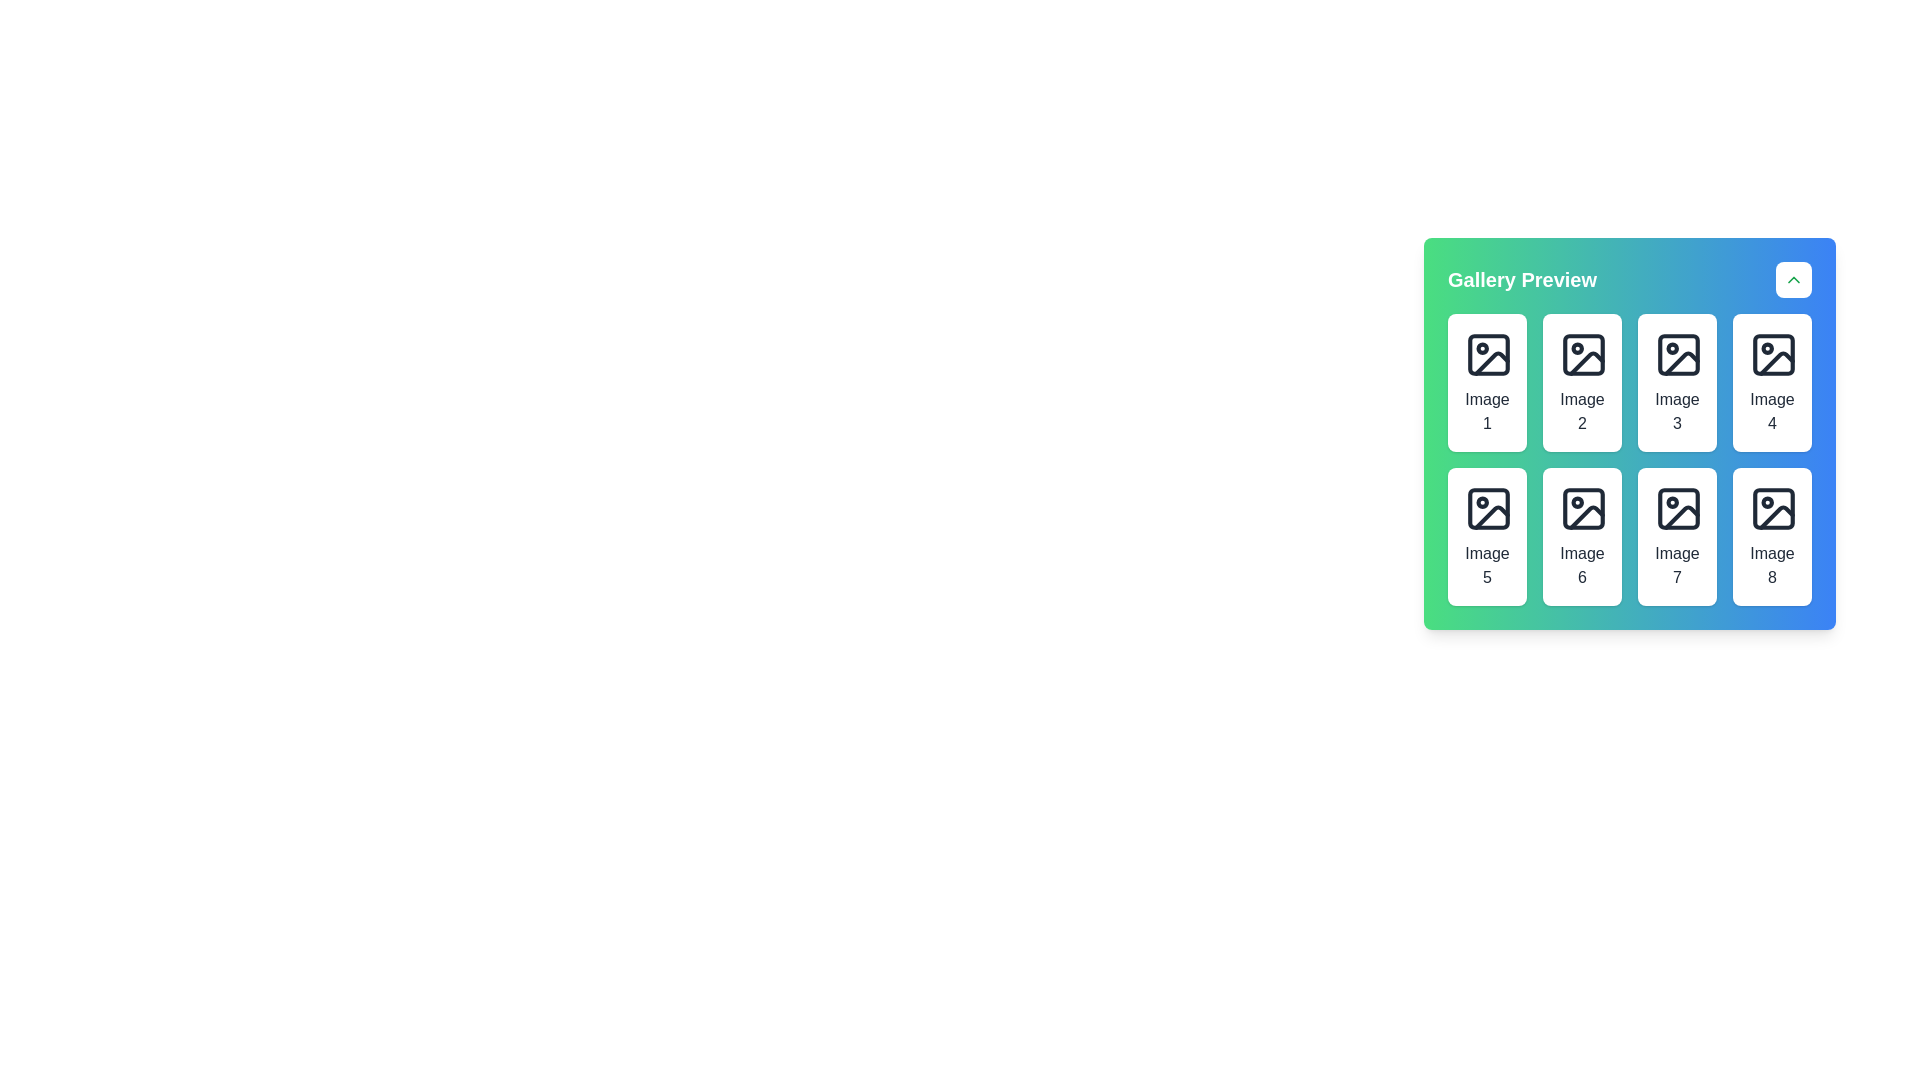 Image resolution: width=1920 pixels, height=1080 pixels. Describe the element at coordinates (1677, 411) in the screenshot. I see `the static text label 'Image 3' located below the image icon on the third card in the grid layout` at that location.